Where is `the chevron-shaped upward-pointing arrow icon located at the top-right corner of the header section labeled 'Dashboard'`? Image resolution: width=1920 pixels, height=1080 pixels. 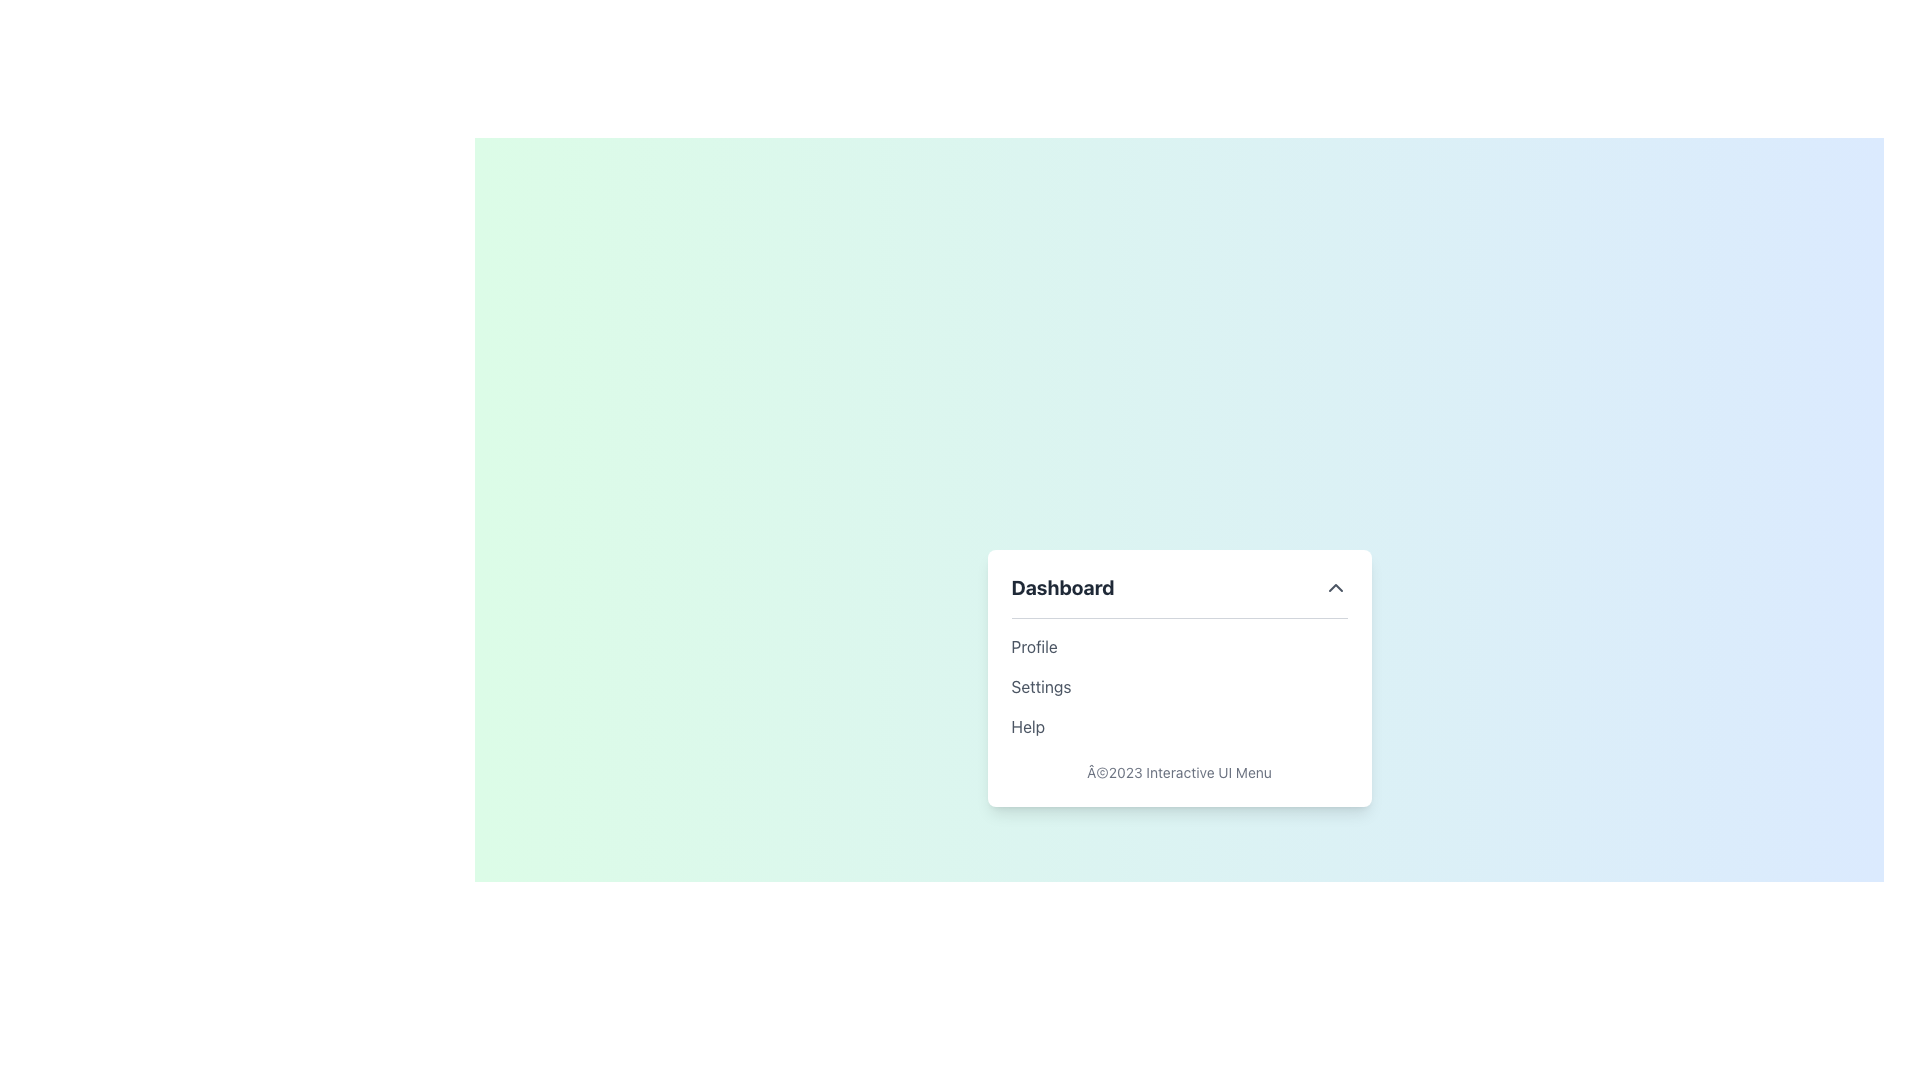
the chevron-shaped upward-pointing arrow icon located at the top-right corner of the header section labeled 'Dashboard' is located at coordinates (1335, 586).